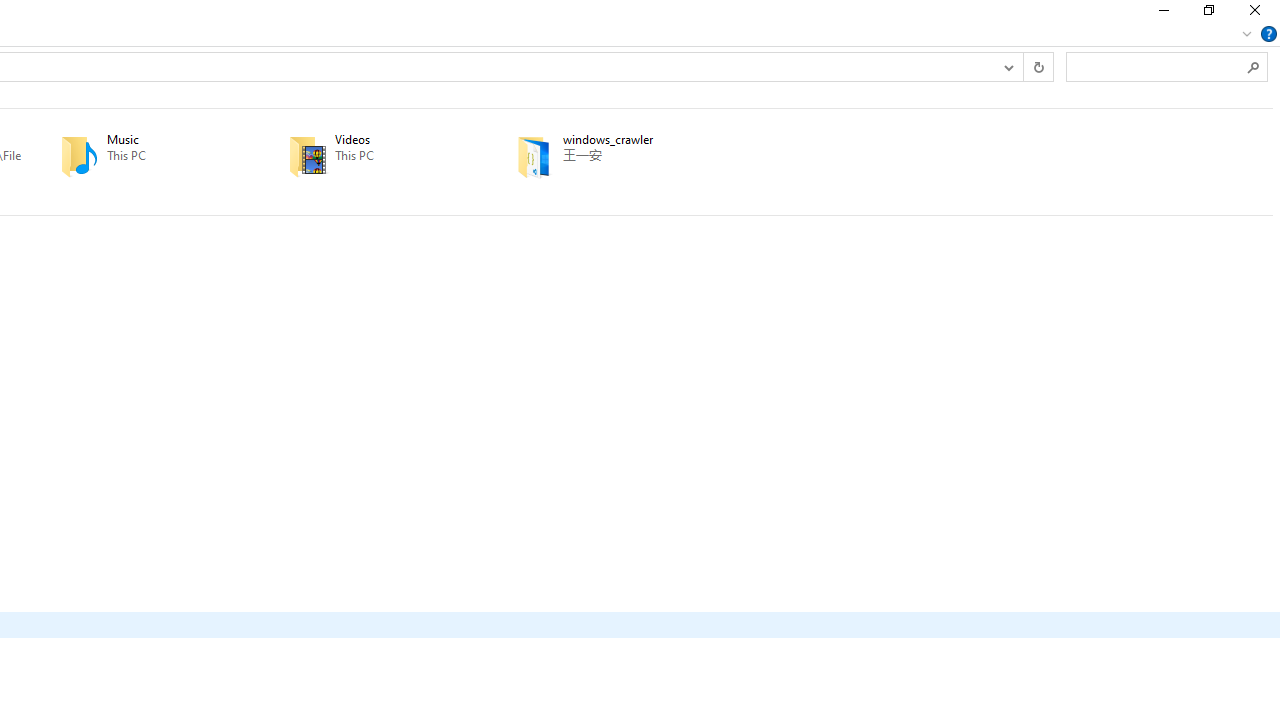 This screenshot has width=1280, height=720. What do you see at coordinates (1162, 15) in the screenshot?
I see `'Minimize'` at bounding box center [1162, 15].